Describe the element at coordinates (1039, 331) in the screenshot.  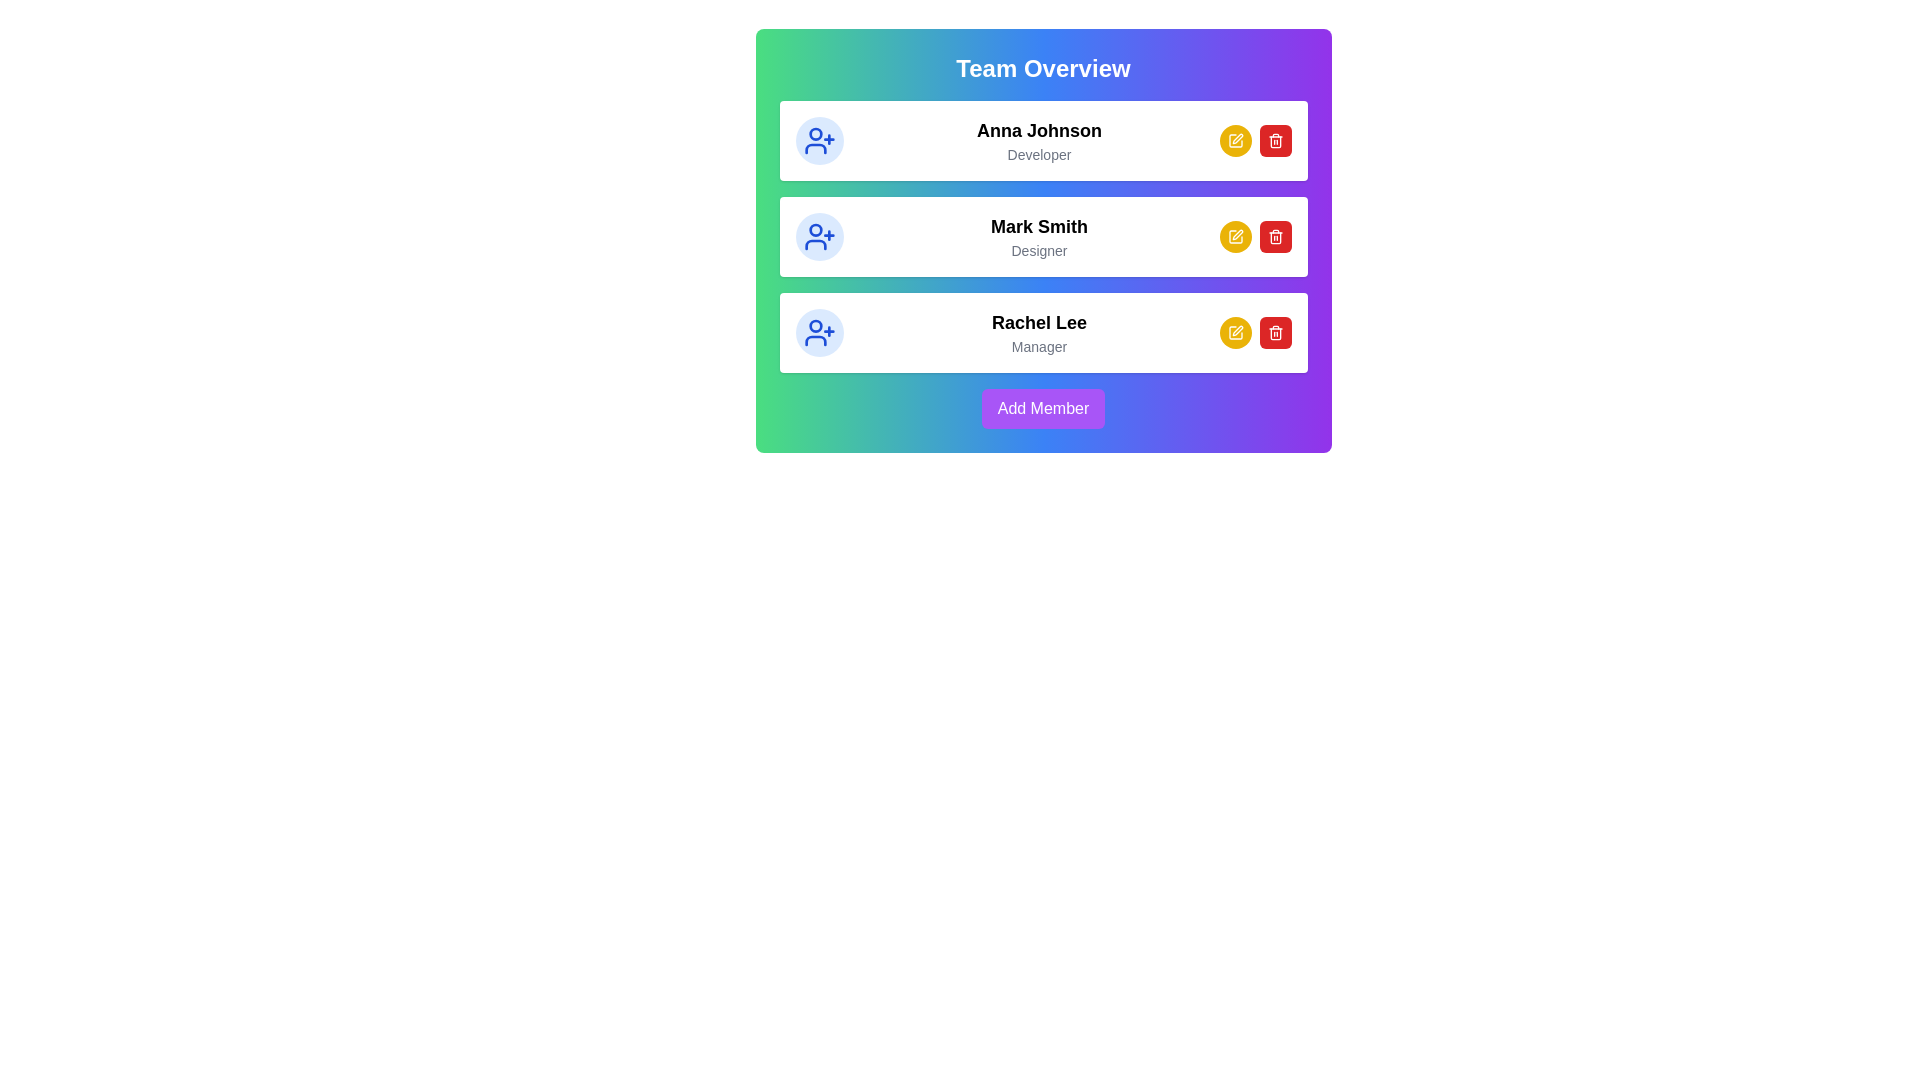
I see `the text label displaying the name 'Rachel Lee' and the role 'Manager' in the profile card within the 'Team Overview' section` at that location.